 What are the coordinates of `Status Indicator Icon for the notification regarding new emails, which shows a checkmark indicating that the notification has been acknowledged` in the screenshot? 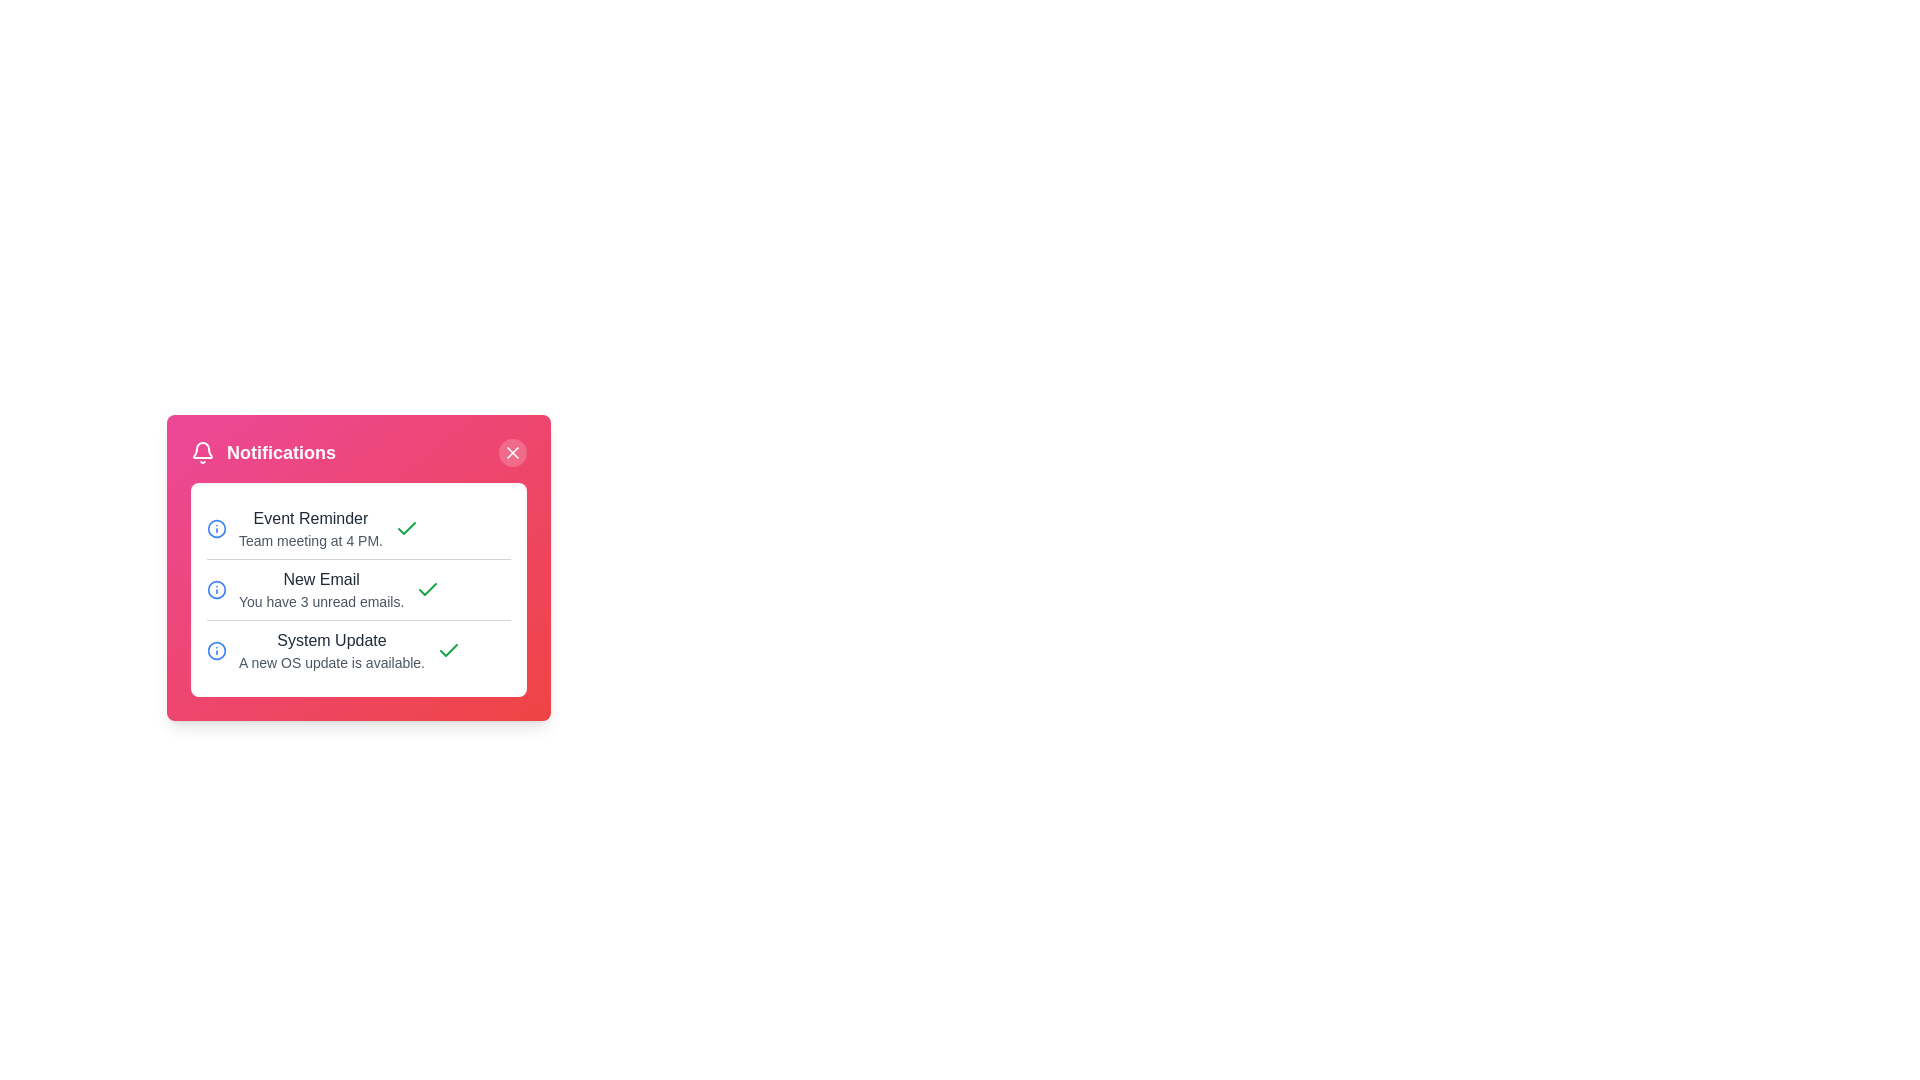 It's located at (427, 589).